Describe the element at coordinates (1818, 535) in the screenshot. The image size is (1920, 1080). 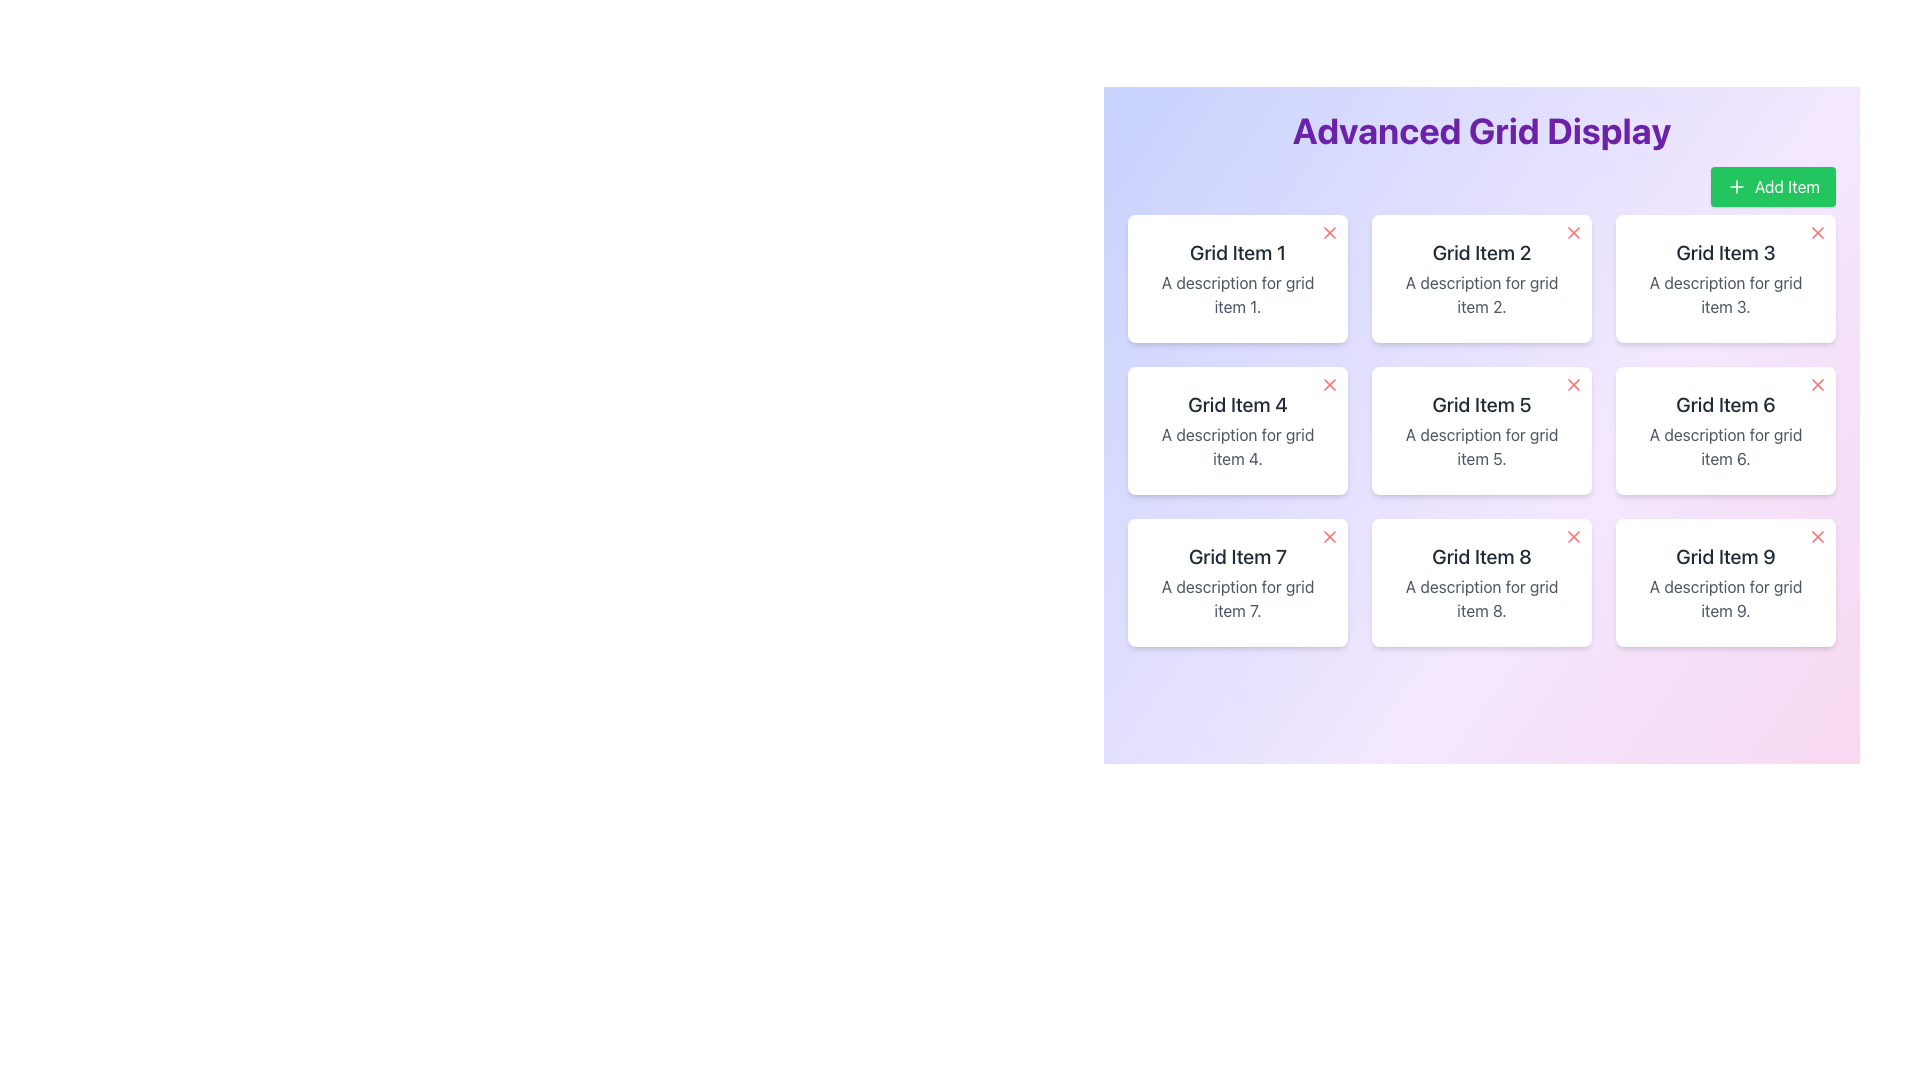
I see `the close icon represented by an 'X' located in the top-right corner of the card labeled 'Grid Item 9' to initiate a close action` at that location.